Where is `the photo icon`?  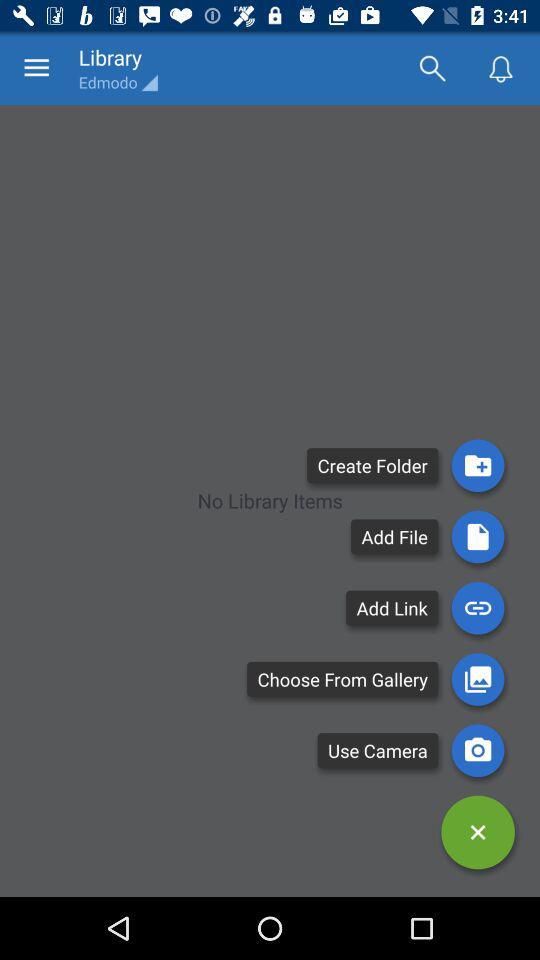
the photo icon is located at coordinates (477, 749).